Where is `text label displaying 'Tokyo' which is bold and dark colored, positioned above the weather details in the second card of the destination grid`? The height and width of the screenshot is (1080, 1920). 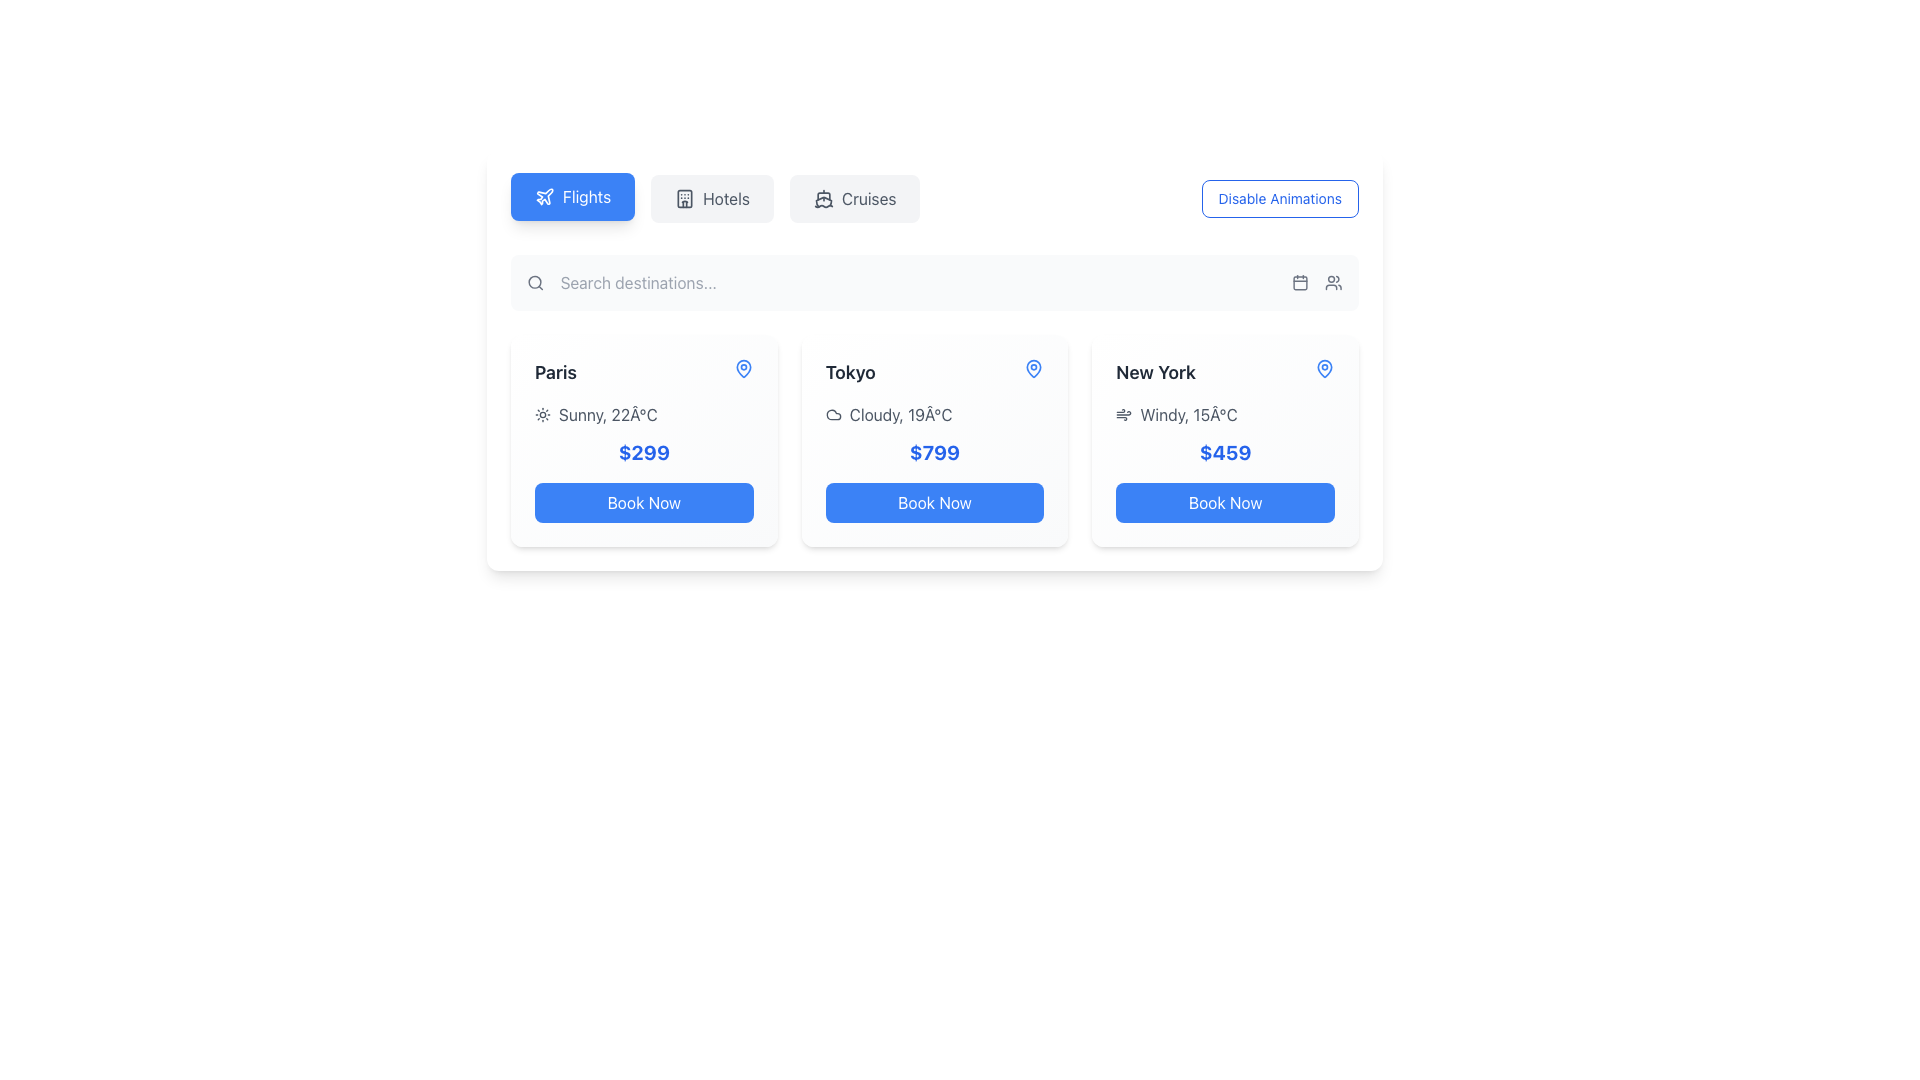
text label displaying 'Tokyo' which is bold and dark colored, positioned above the weather details in the second card of the destination grid is located at coordinates (850, 373).